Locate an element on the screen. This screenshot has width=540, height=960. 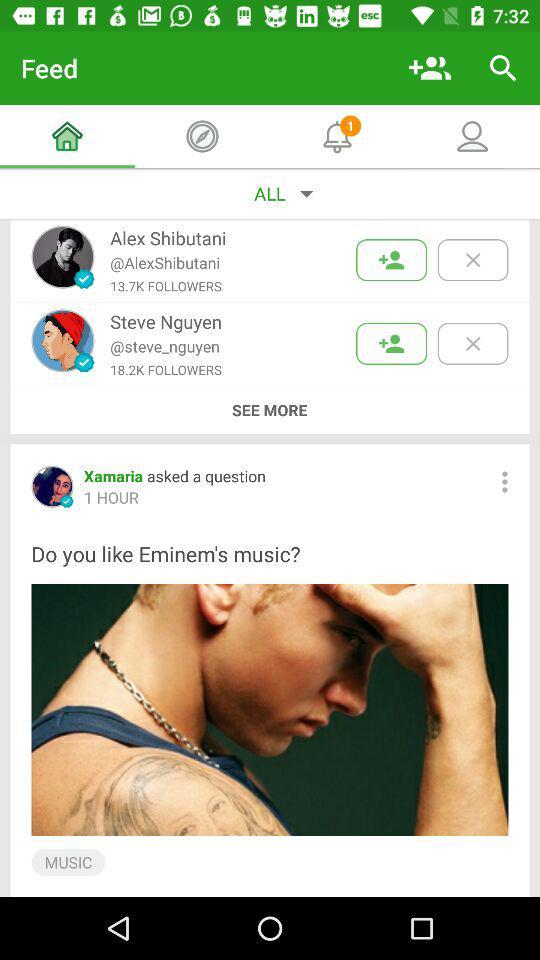
the item next to xamaria asked a is located at coordinates (503, 481).